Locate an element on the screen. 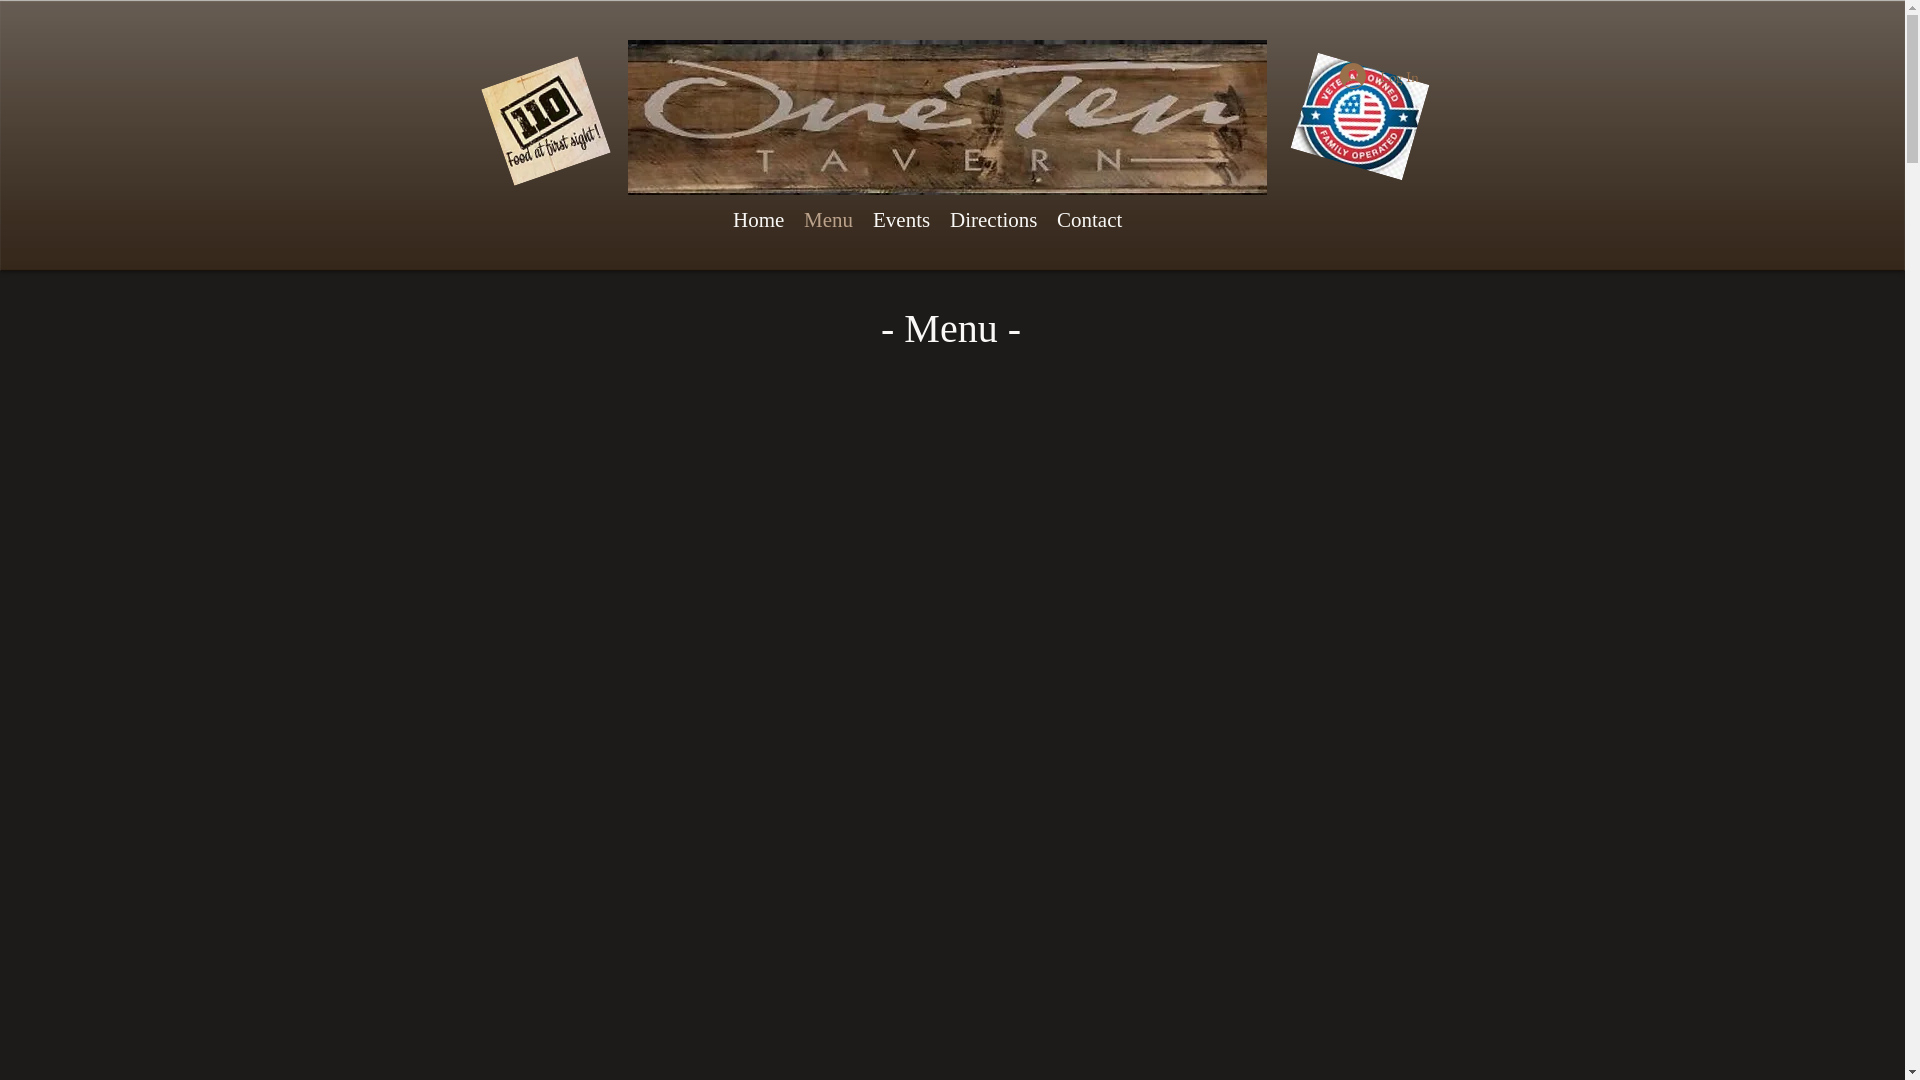 The image size is (1920, 1080). 'Menu' is located at coordinates (828, 219).